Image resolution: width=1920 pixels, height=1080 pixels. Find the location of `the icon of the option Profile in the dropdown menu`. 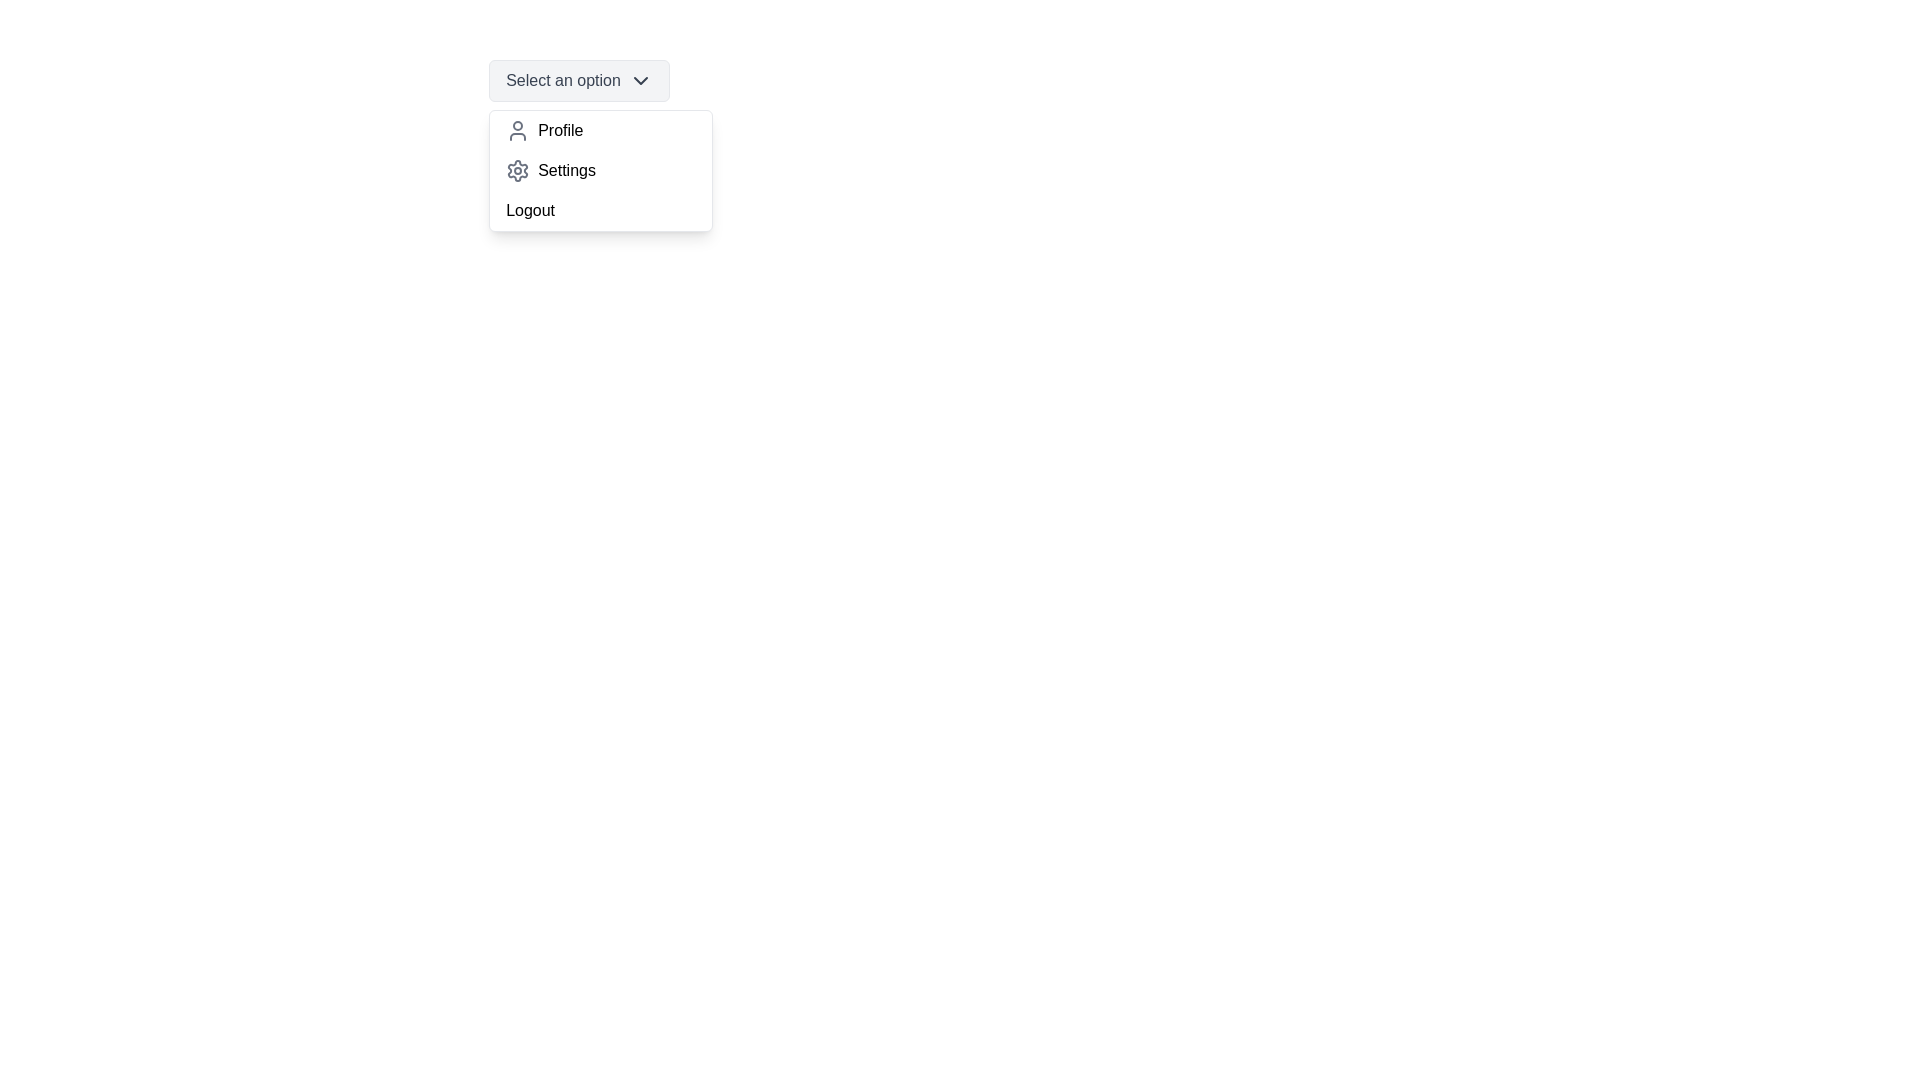

the icon of the option Profile in the dropdown menu is located at coordinates (518, 131).